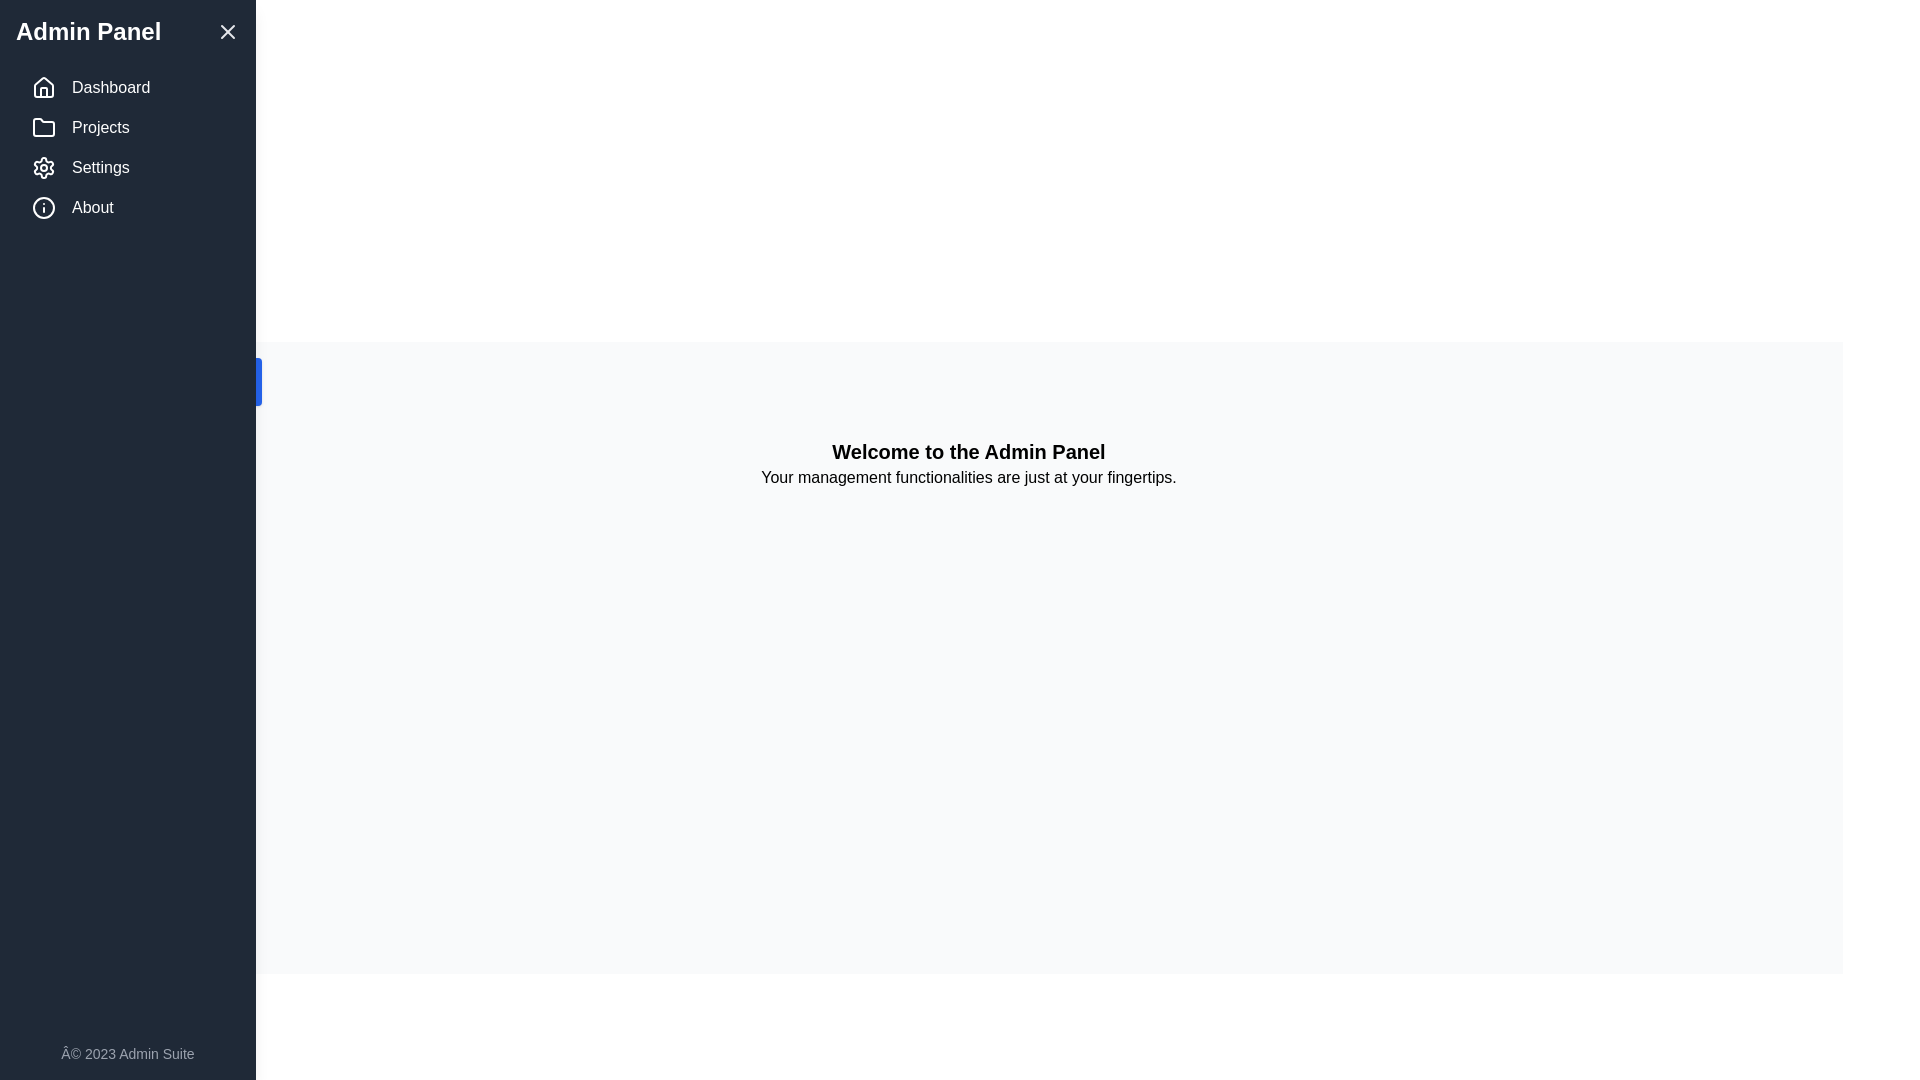 Image resolution: width=1920 pixels, height=1080 pixels. Describe the element at coordinates (227, 31) in the screenshot. I see `the close button located at the far right of the 'Admin Panel' header` at that location.